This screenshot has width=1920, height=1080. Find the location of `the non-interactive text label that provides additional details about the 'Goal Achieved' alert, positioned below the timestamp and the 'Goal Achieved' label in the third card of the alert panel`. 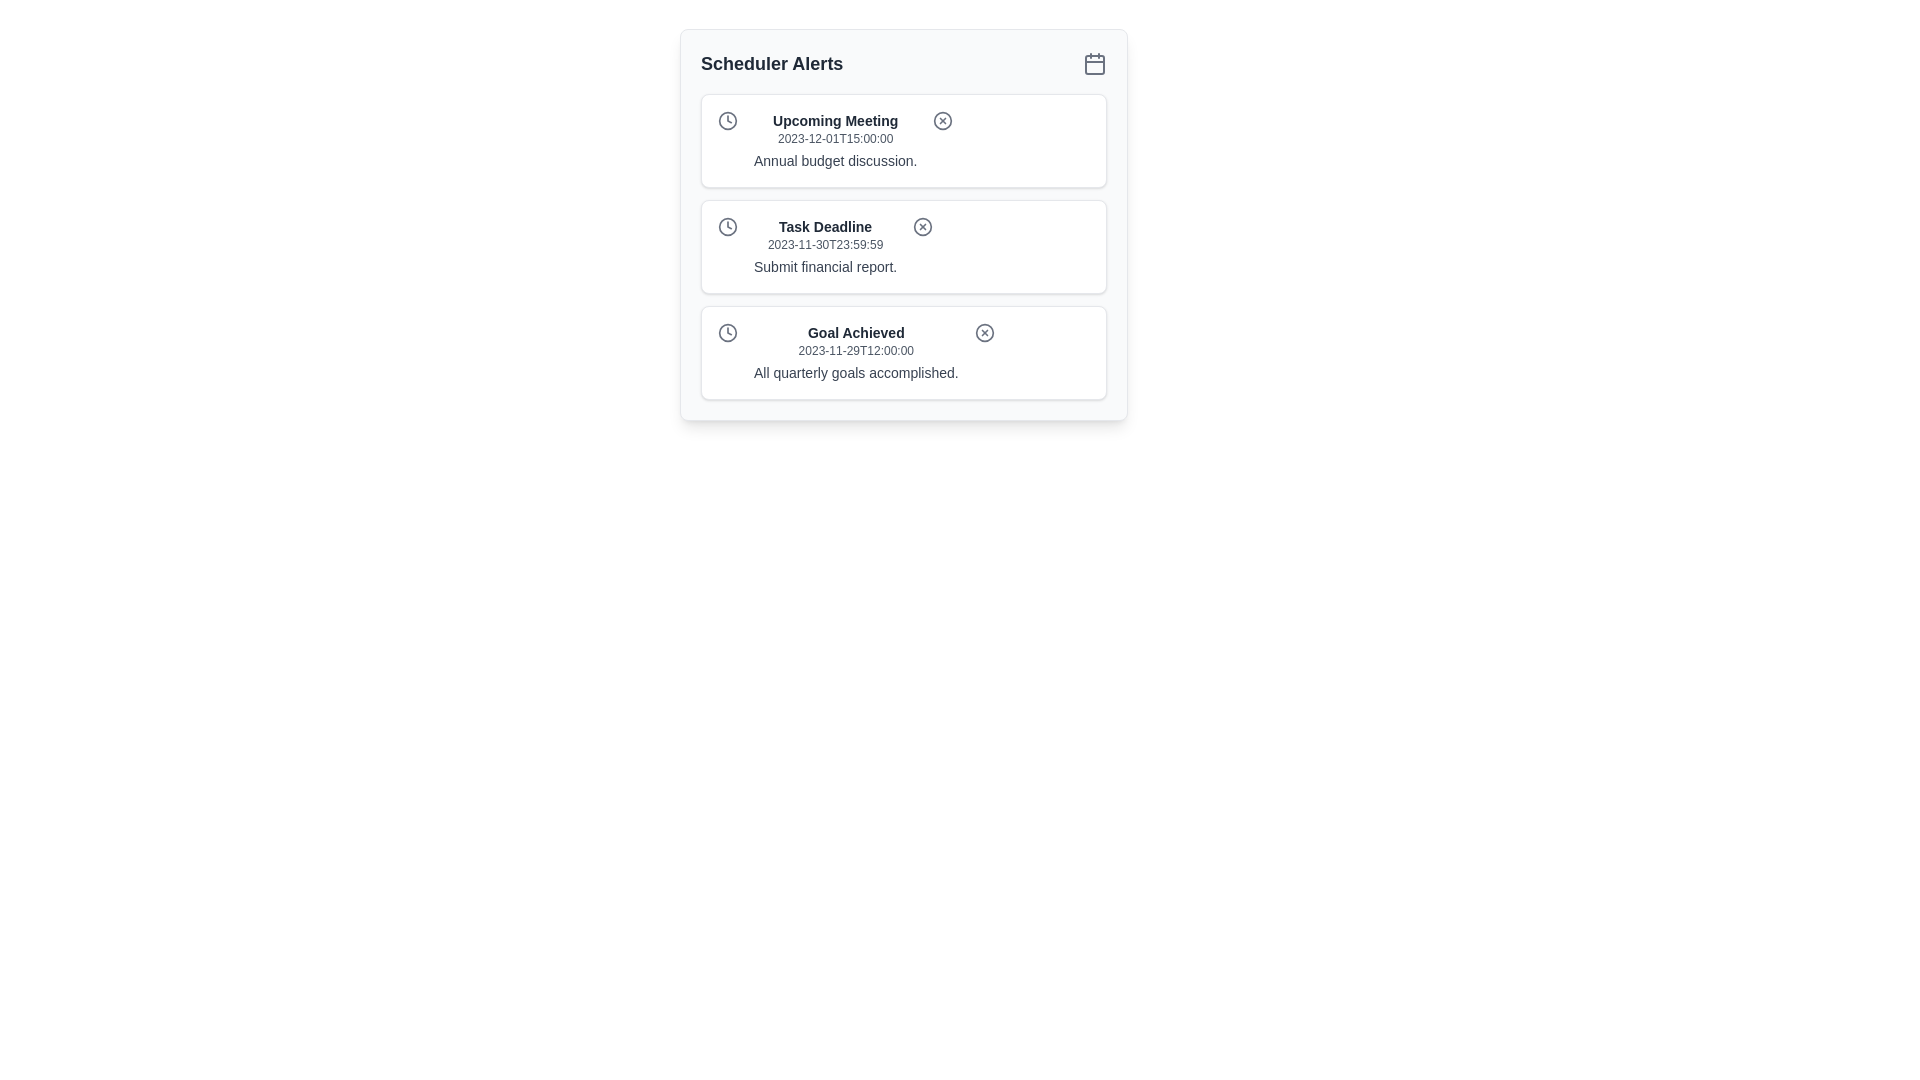

the non-interactive text label that provides additional details about the 'Goal Achieved' alert, positioned below the timestamp and the 'Goal Achieved' label in the third card of the alert panel is located at coordinates (856, 373).